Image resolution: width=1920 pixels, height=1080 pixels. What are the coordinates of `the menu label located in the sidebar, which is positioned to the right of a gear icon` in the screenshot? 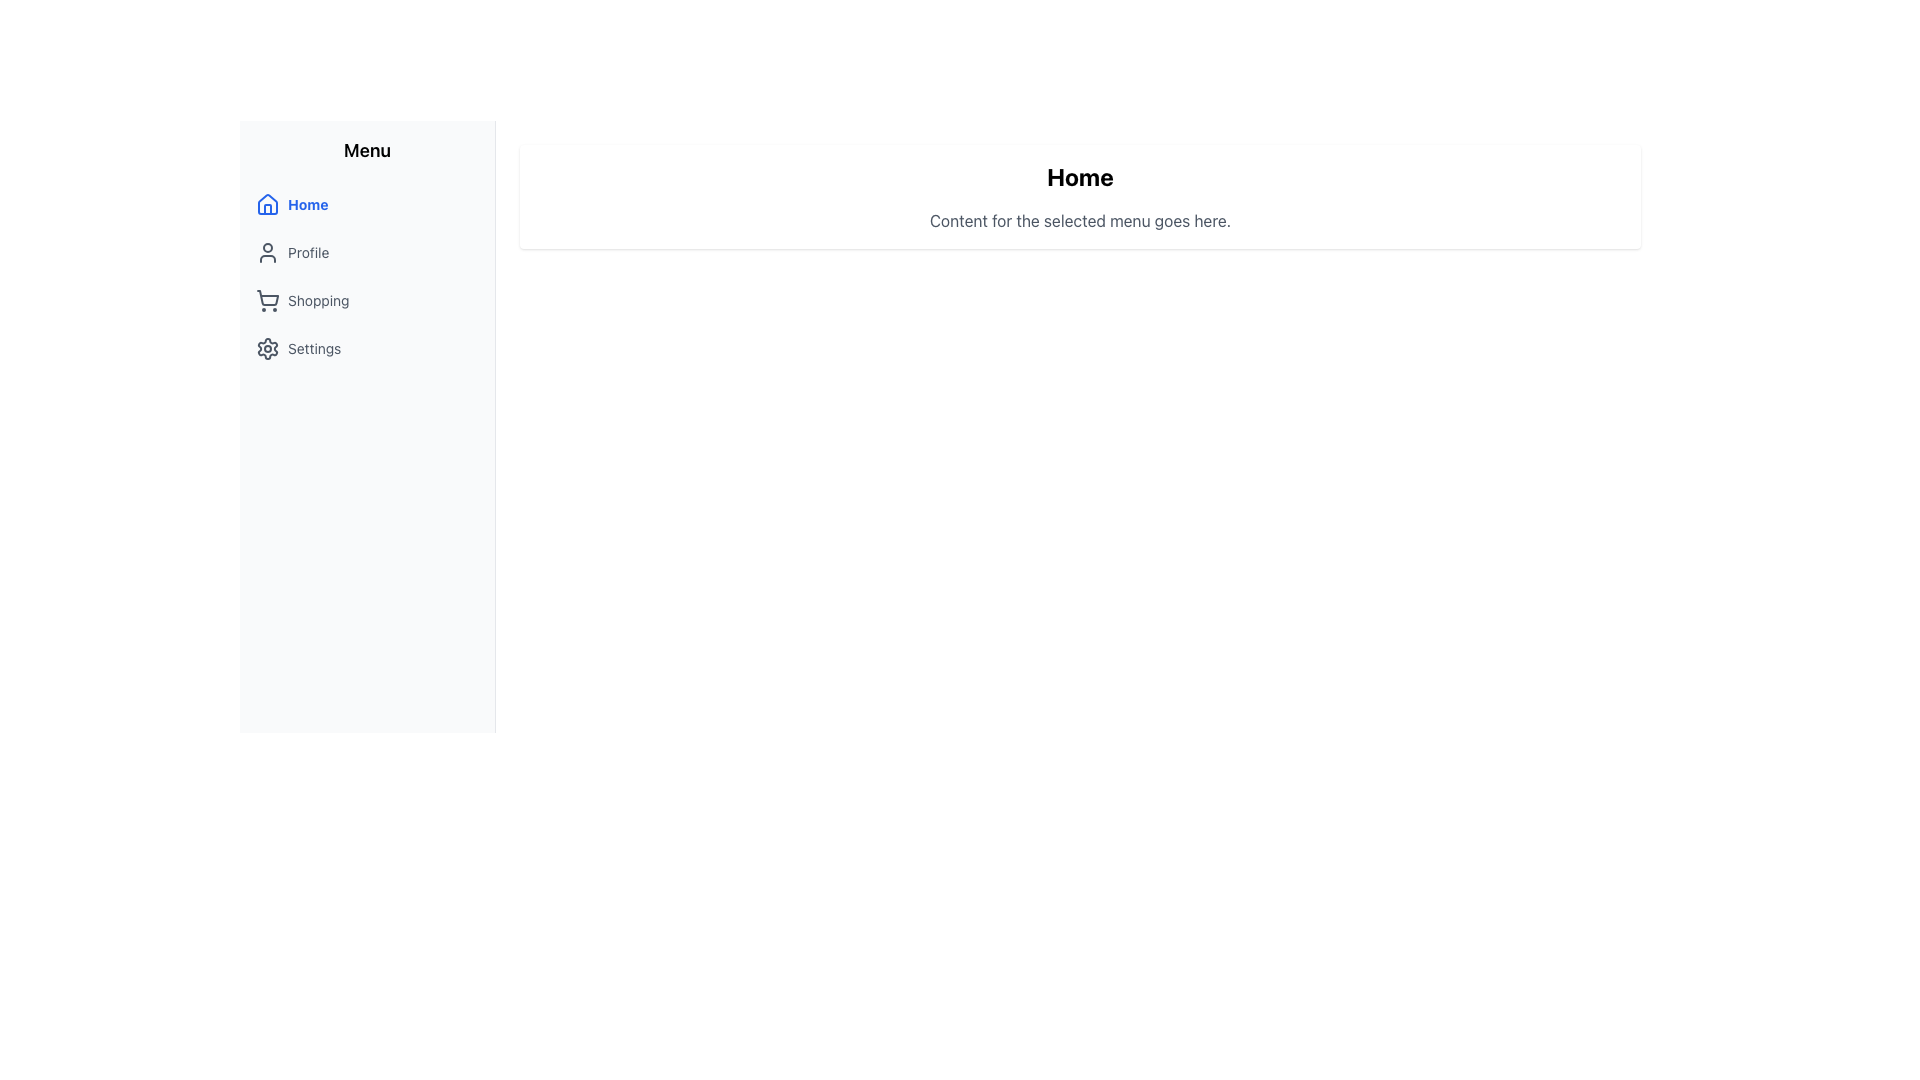 It's located at (313, 347).